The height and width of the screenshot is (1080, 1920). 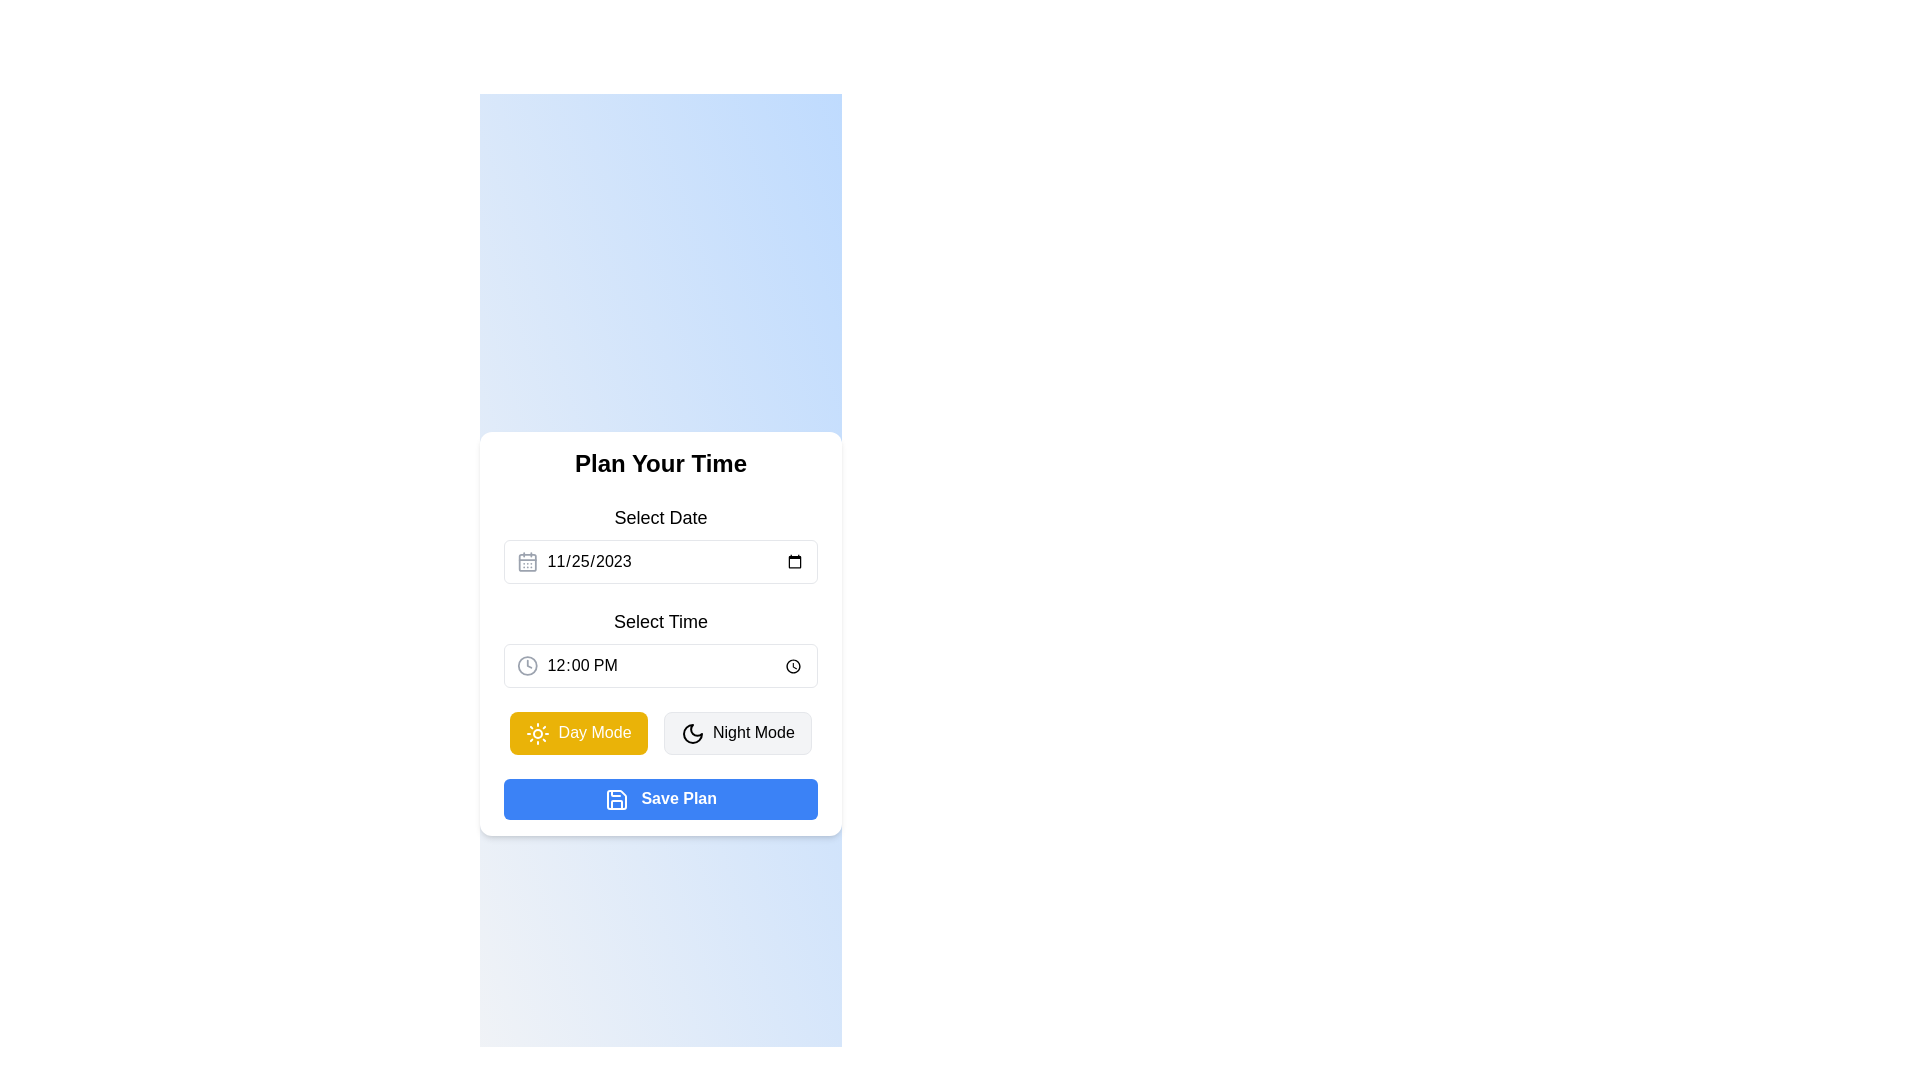 What do you see at coordinates (692, 733) in the screenshot?
I see `the crescent moon icon located to the left of the 'Night Mode' text` at bounding box center [692, 733].